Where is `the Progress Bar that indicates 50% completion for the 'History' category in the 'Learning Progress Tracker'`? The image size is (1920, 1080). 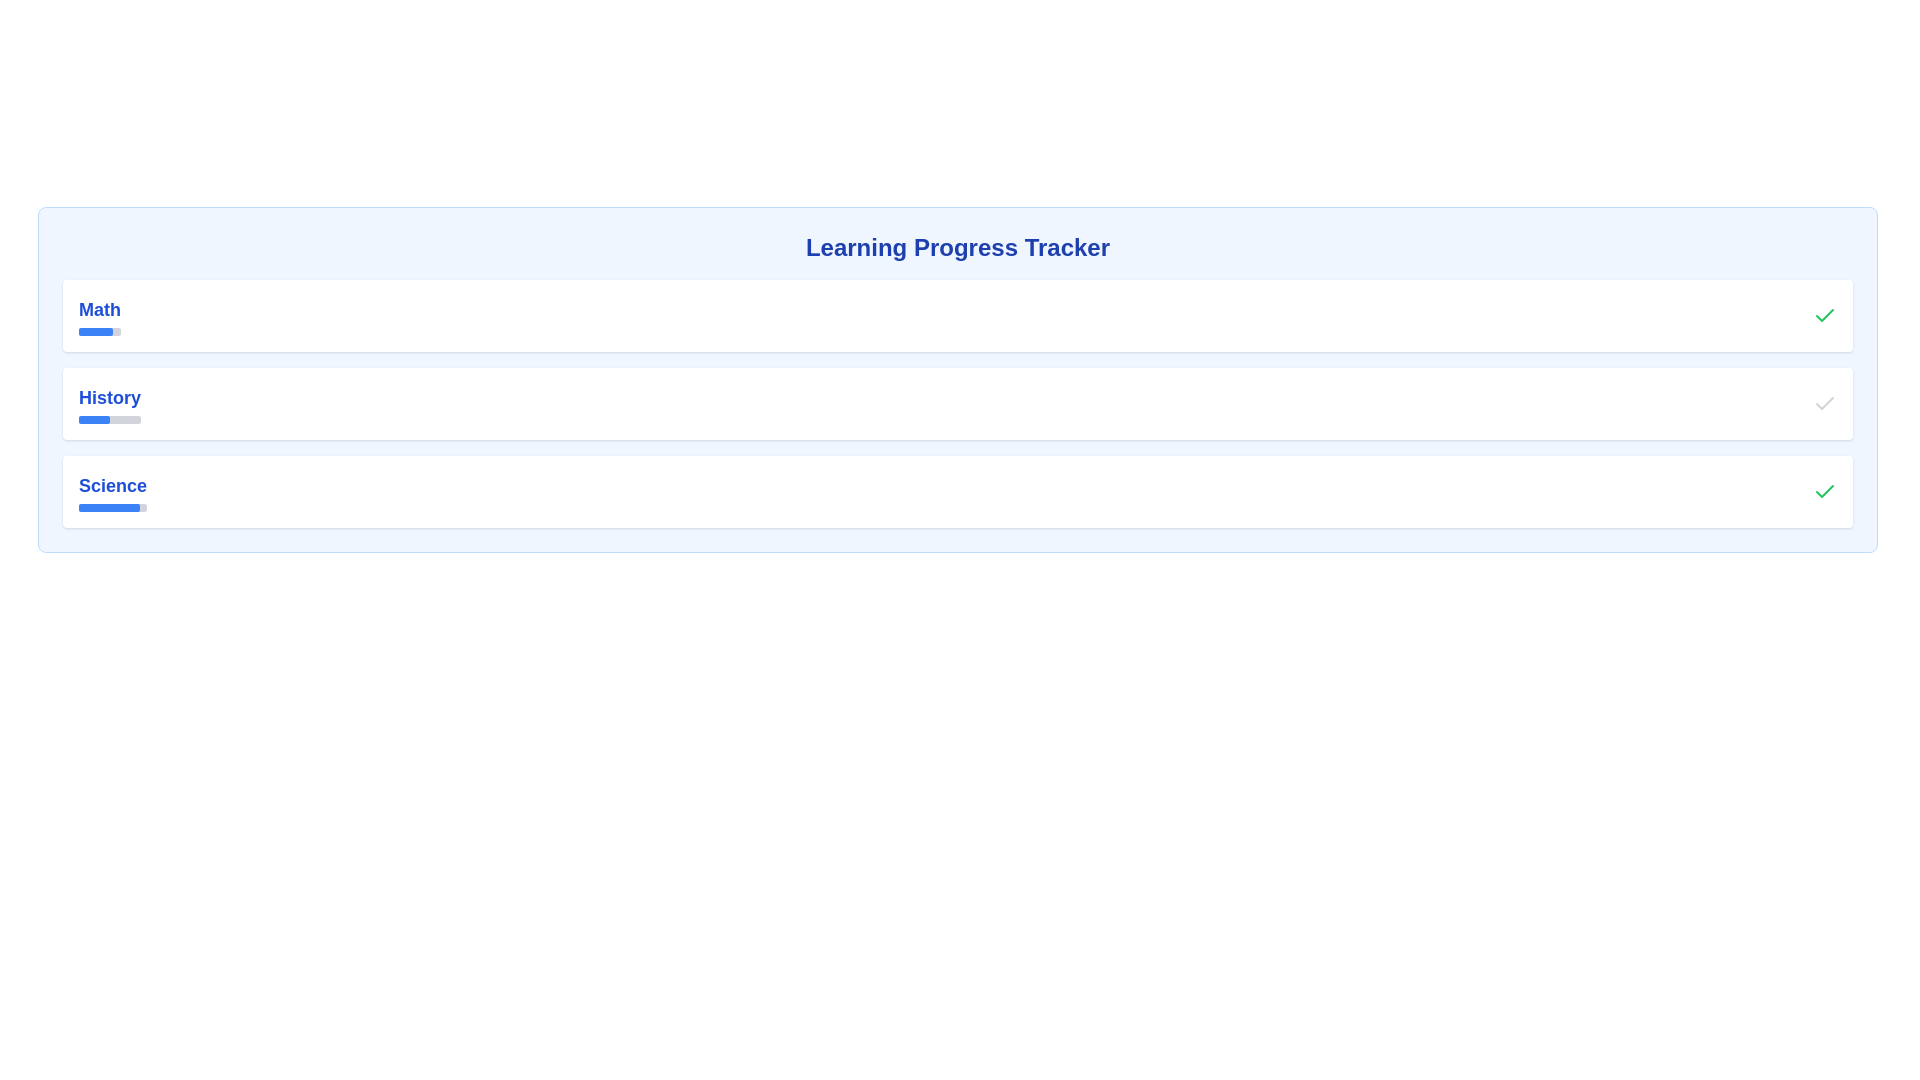 the Progress Bar that indicates 50% completion for the 'History' category in the 'Learning Progress Tracker' is located at coordinates (109, 419).